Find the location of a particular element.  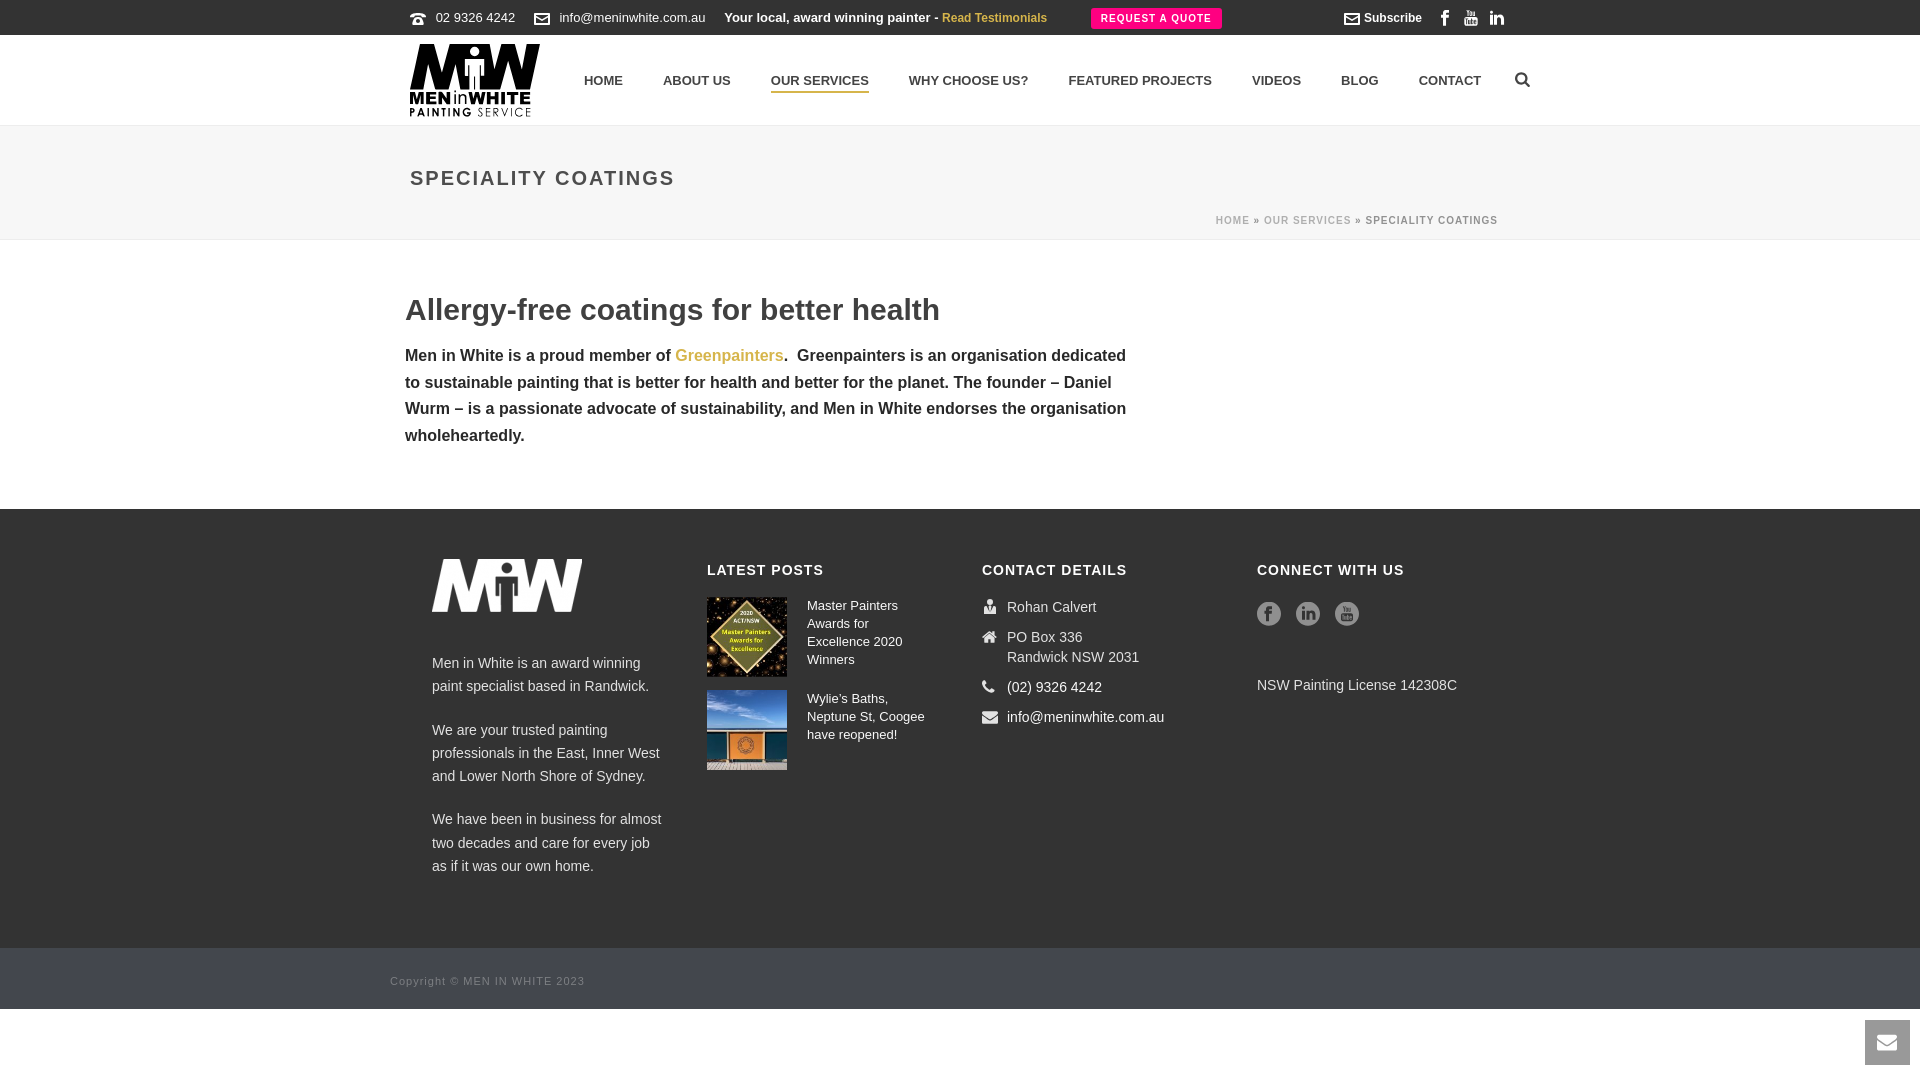

'REQUEST A QUOTE' is located at coordinates (1089, 18).